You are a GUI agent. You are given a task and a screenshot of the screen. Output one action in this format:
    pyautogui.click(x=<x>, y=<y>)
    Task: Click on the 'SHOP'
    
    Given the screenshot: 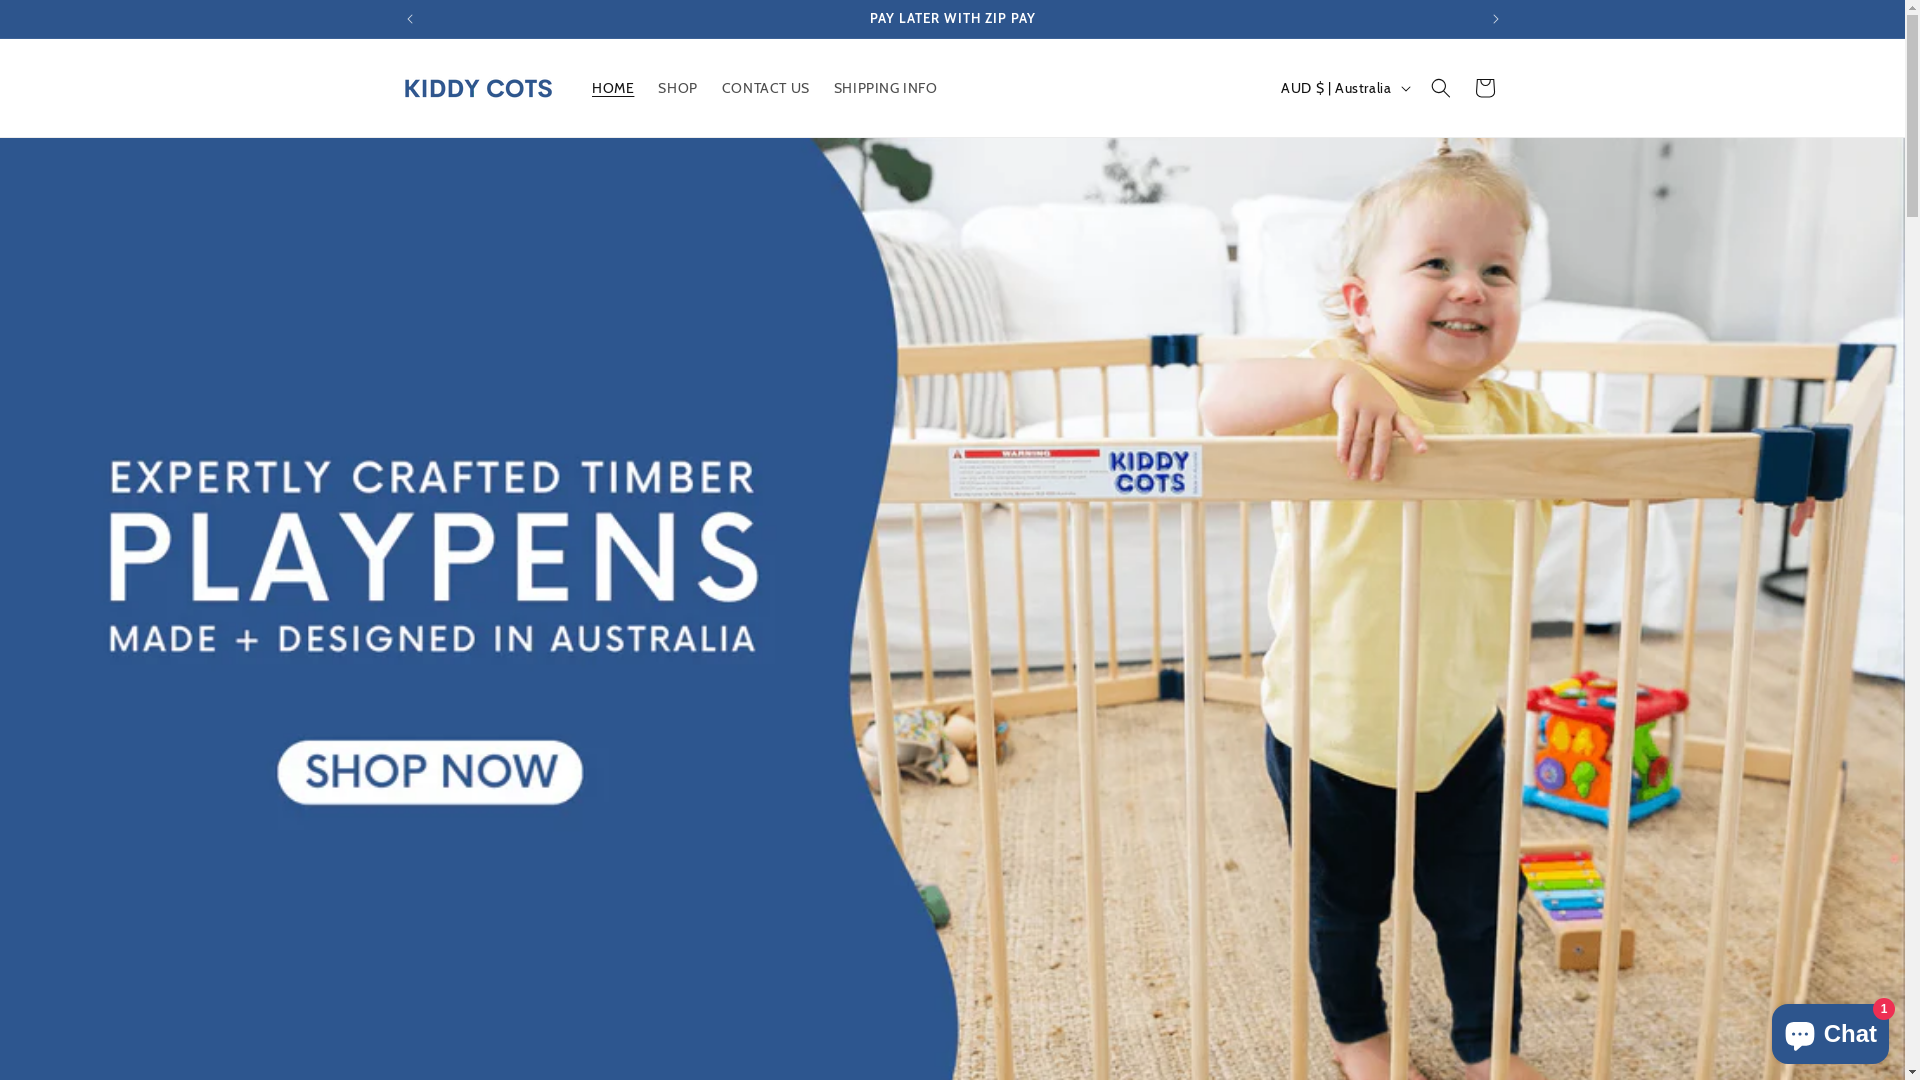 What is the action you would take?
    pyautogui.click(x=646, y=87)
    